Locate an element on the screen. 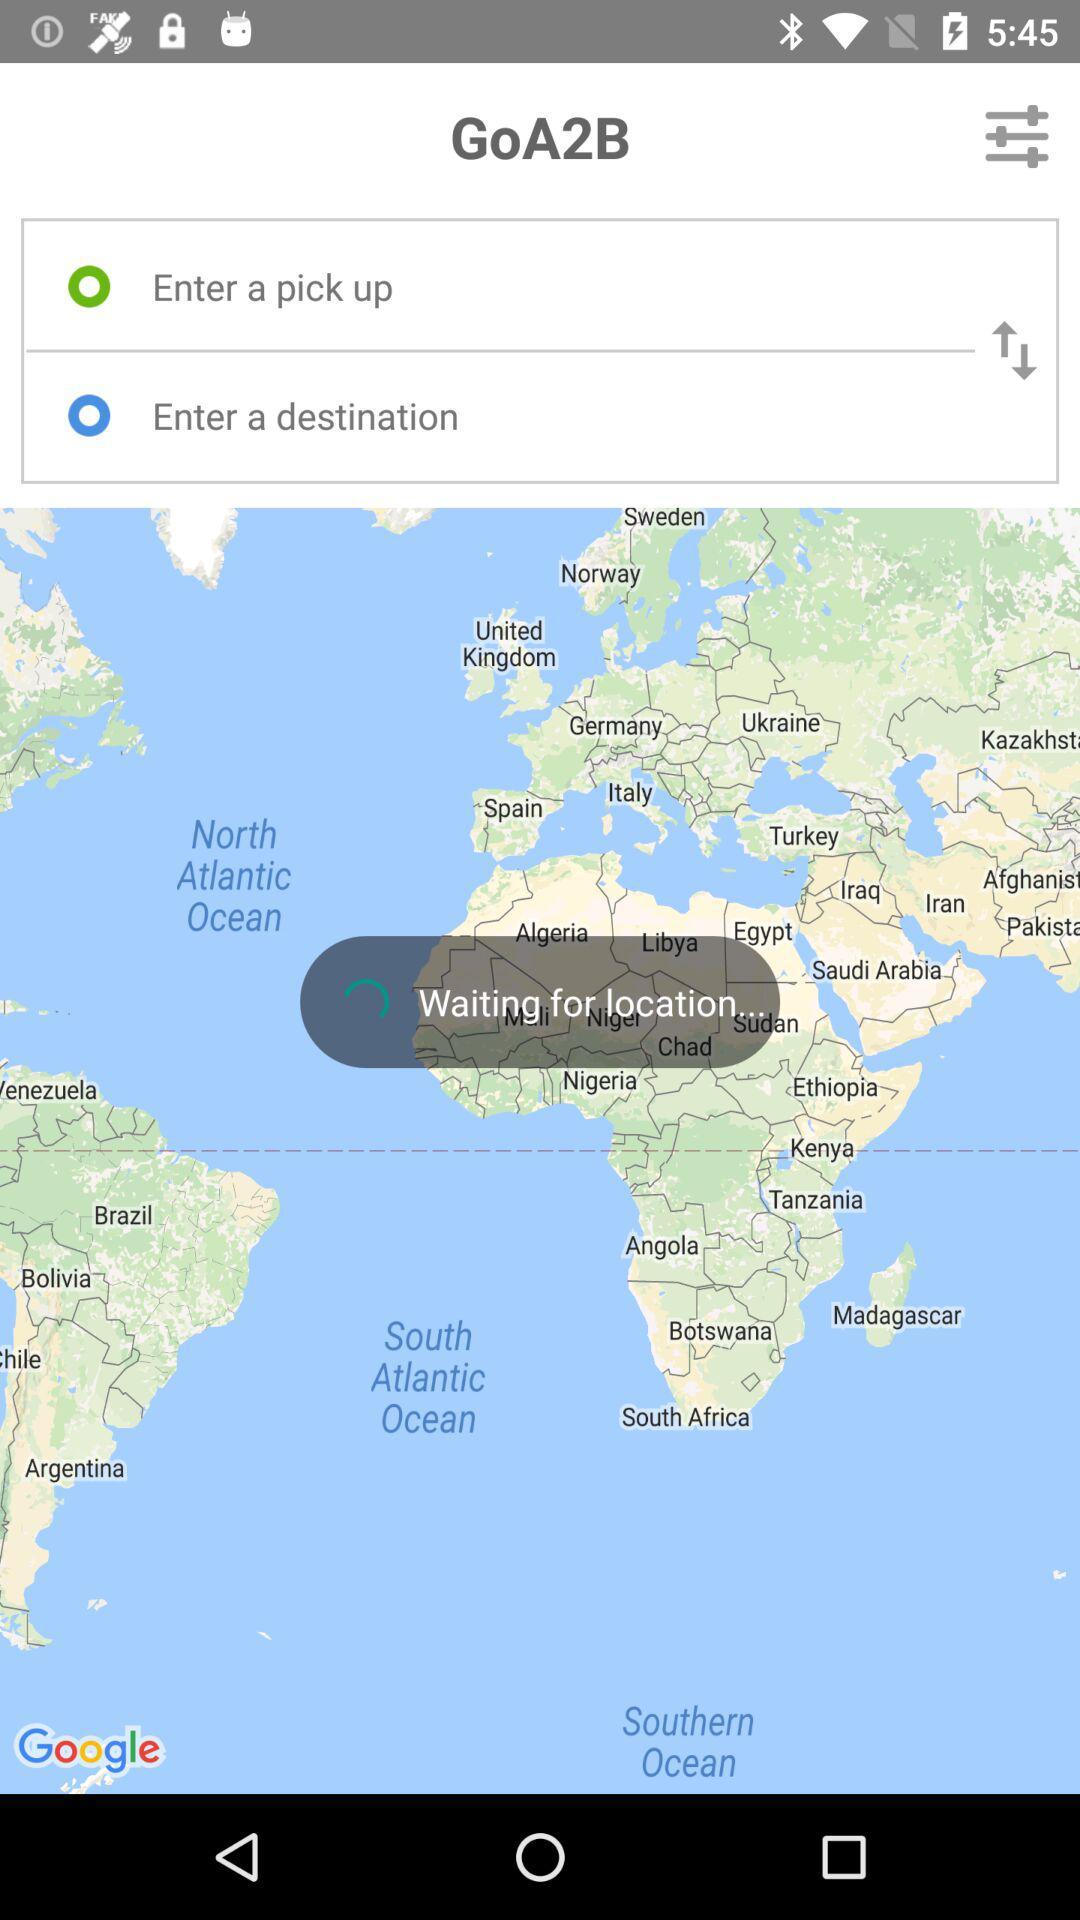 This screenshot has height=1920, width=1080. reverse starting point and destination is located at coordinates (1014, 350).